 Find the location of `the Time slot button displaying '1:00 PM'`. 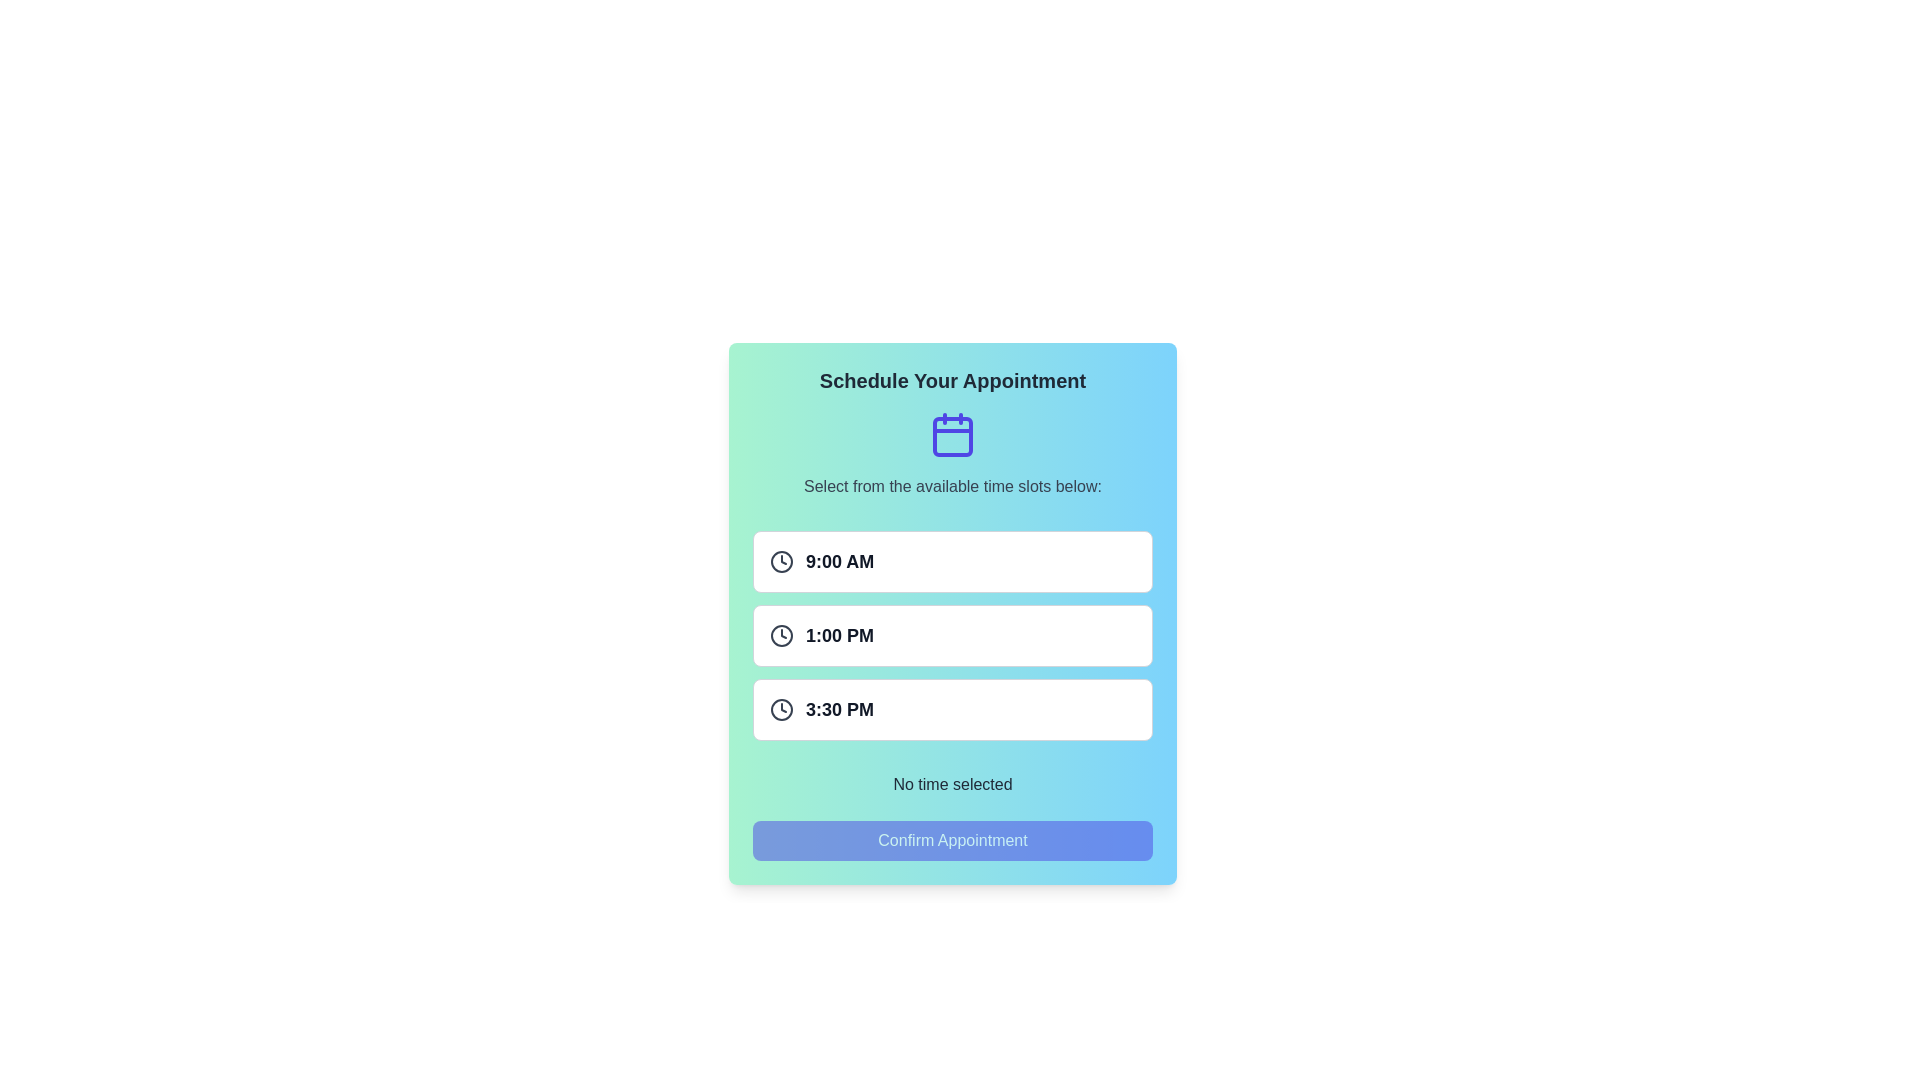

the Time slot button displaying '1:00 PM' is located at coordinates (952, 636).